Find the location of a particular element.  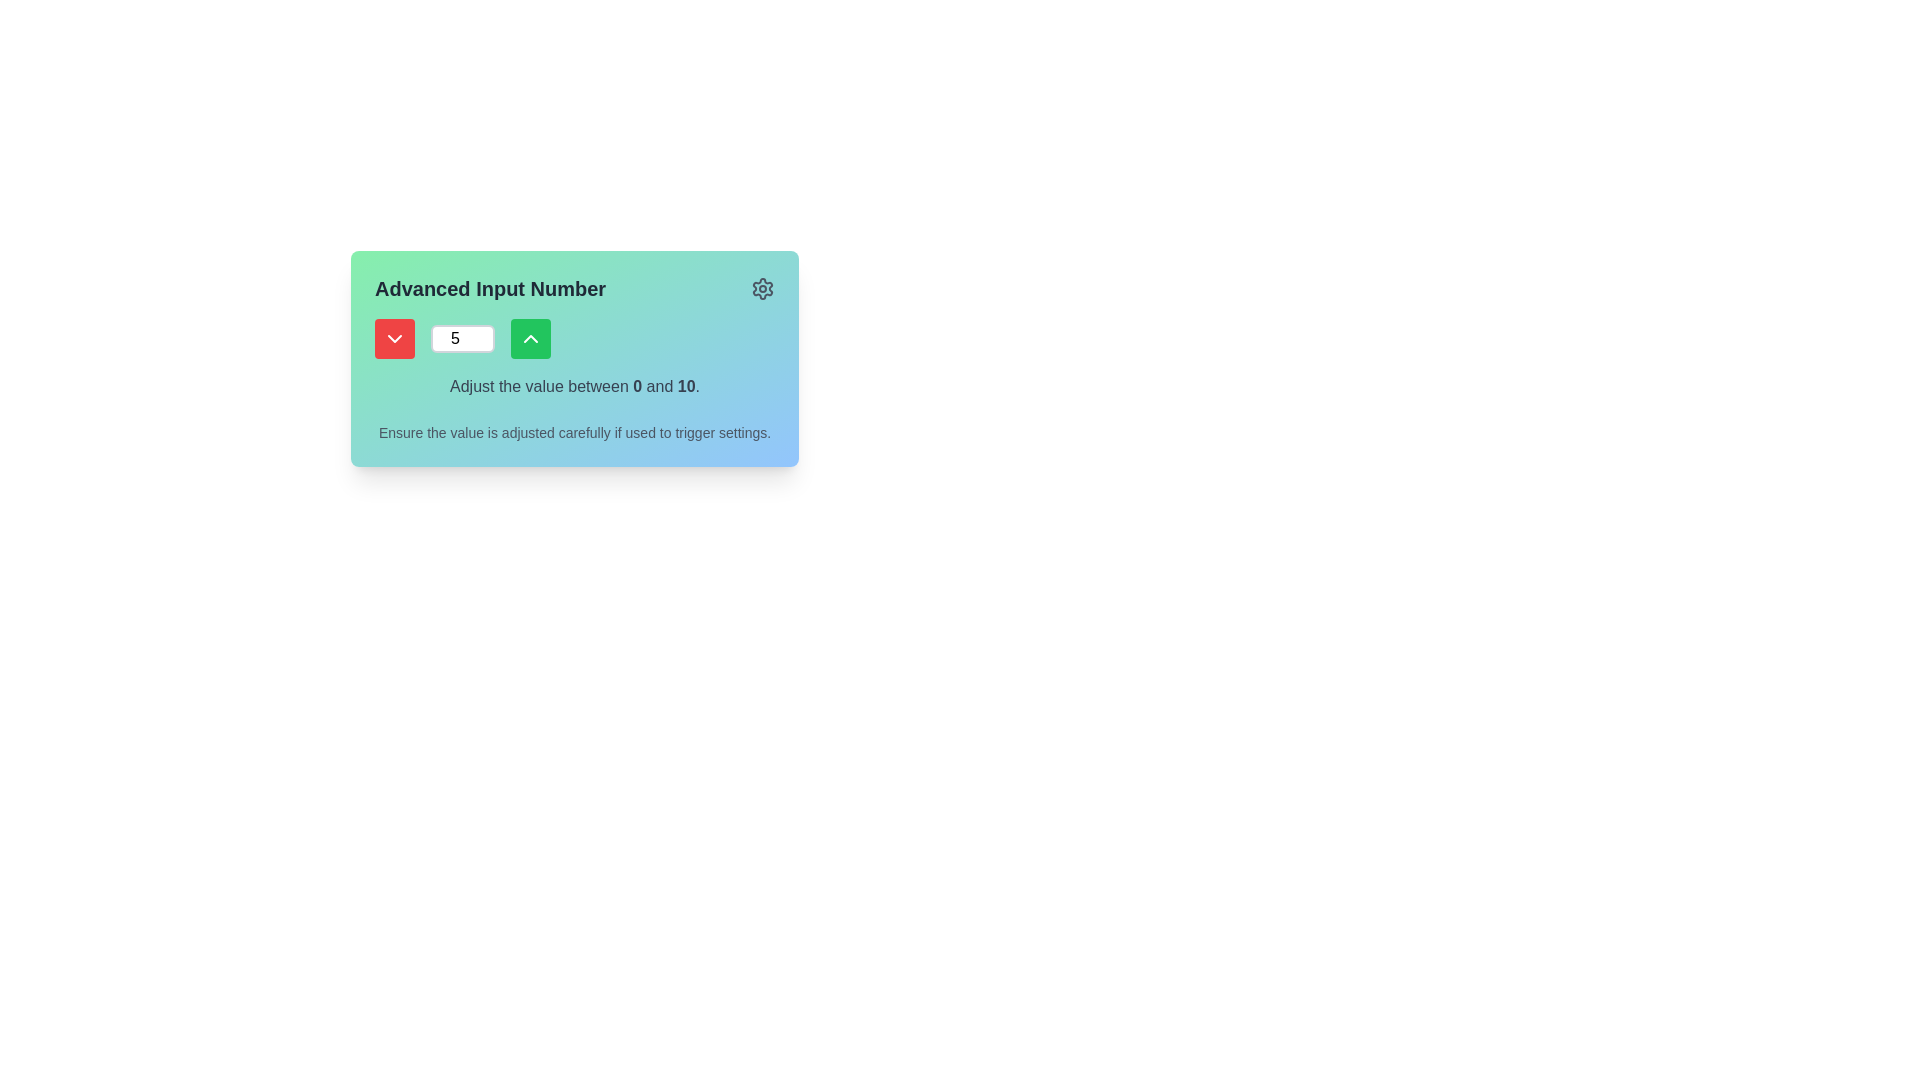

the green button with an upward chevron icon to increase the value in the 'Advanced Input Number' component is located at coordinates (531, 338).